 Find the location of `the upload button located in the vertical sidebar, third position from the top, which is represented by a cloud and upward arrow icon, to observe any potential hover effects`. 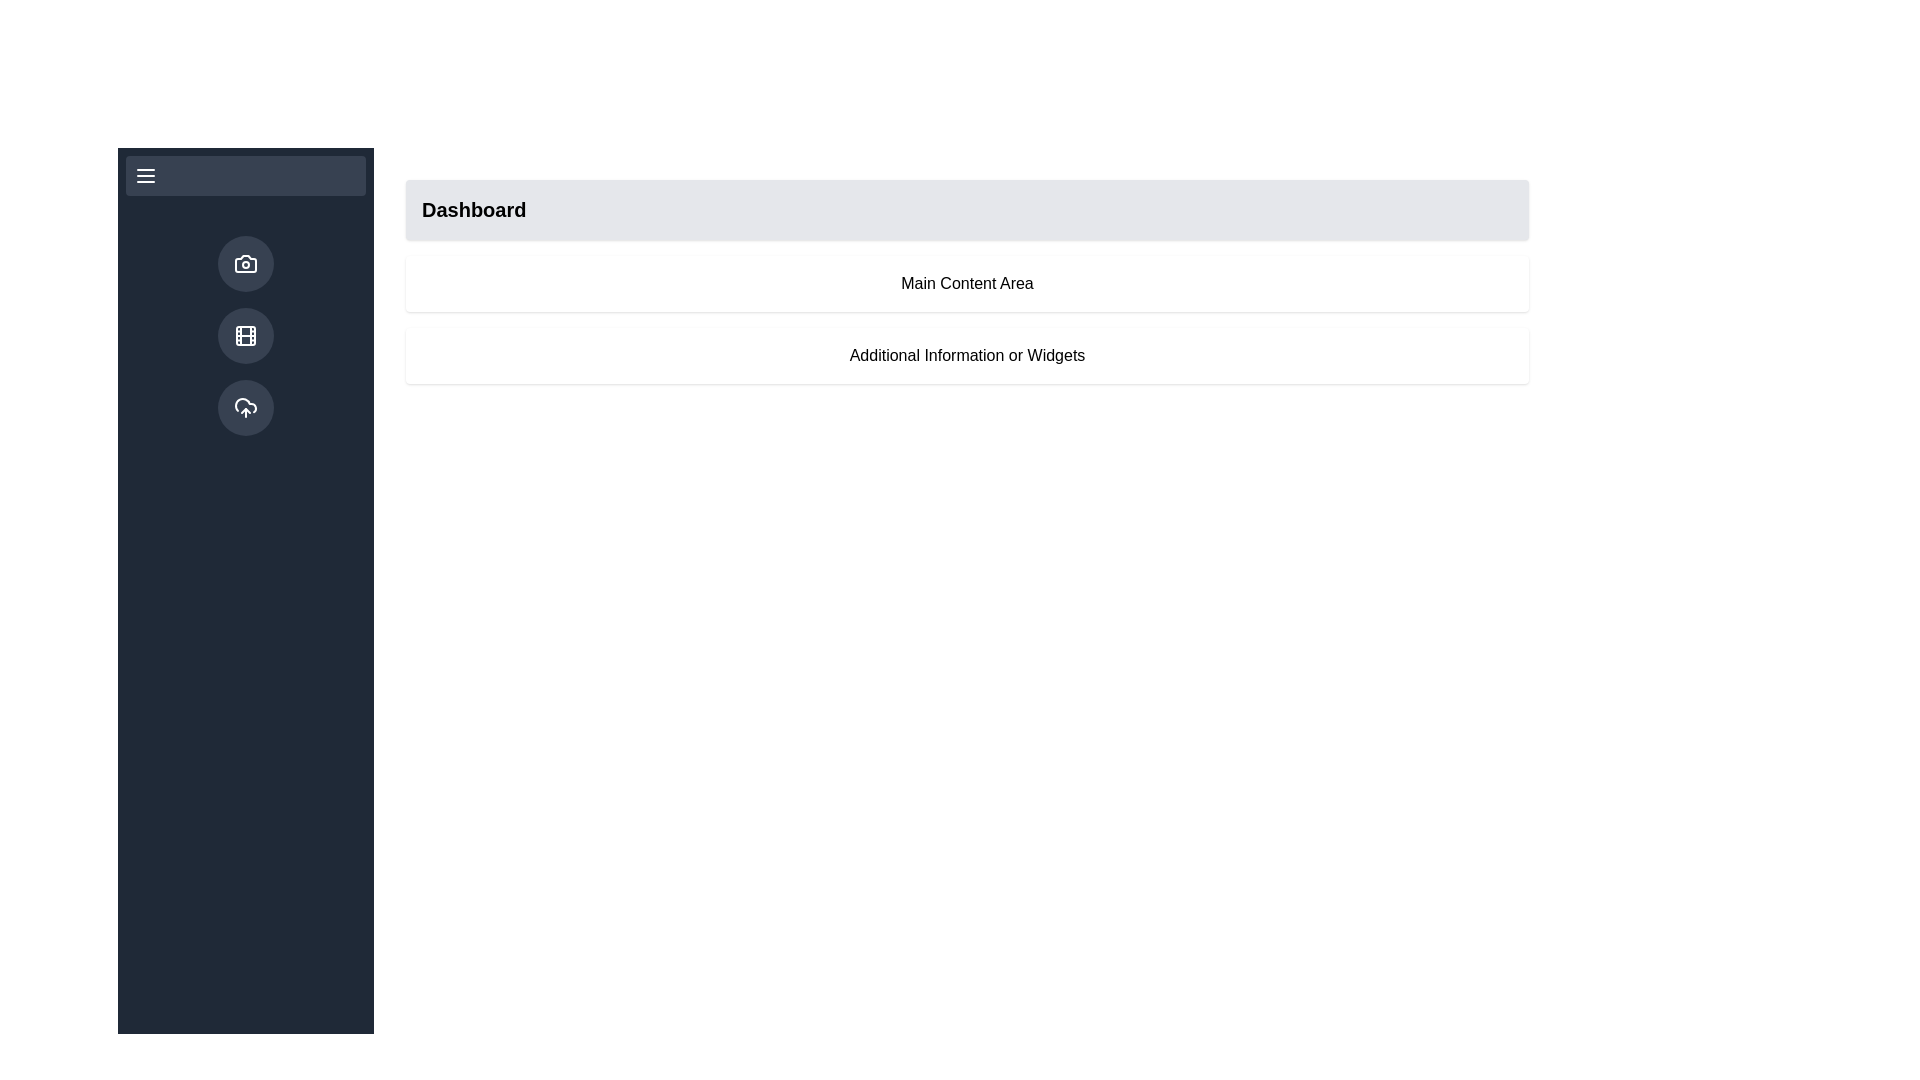

the upload button located in the vertical sidebar, third position from the top, which is represented by a cloud and upward arrow icon, to observe any potential hover effects is located at coordinates (244, 407).